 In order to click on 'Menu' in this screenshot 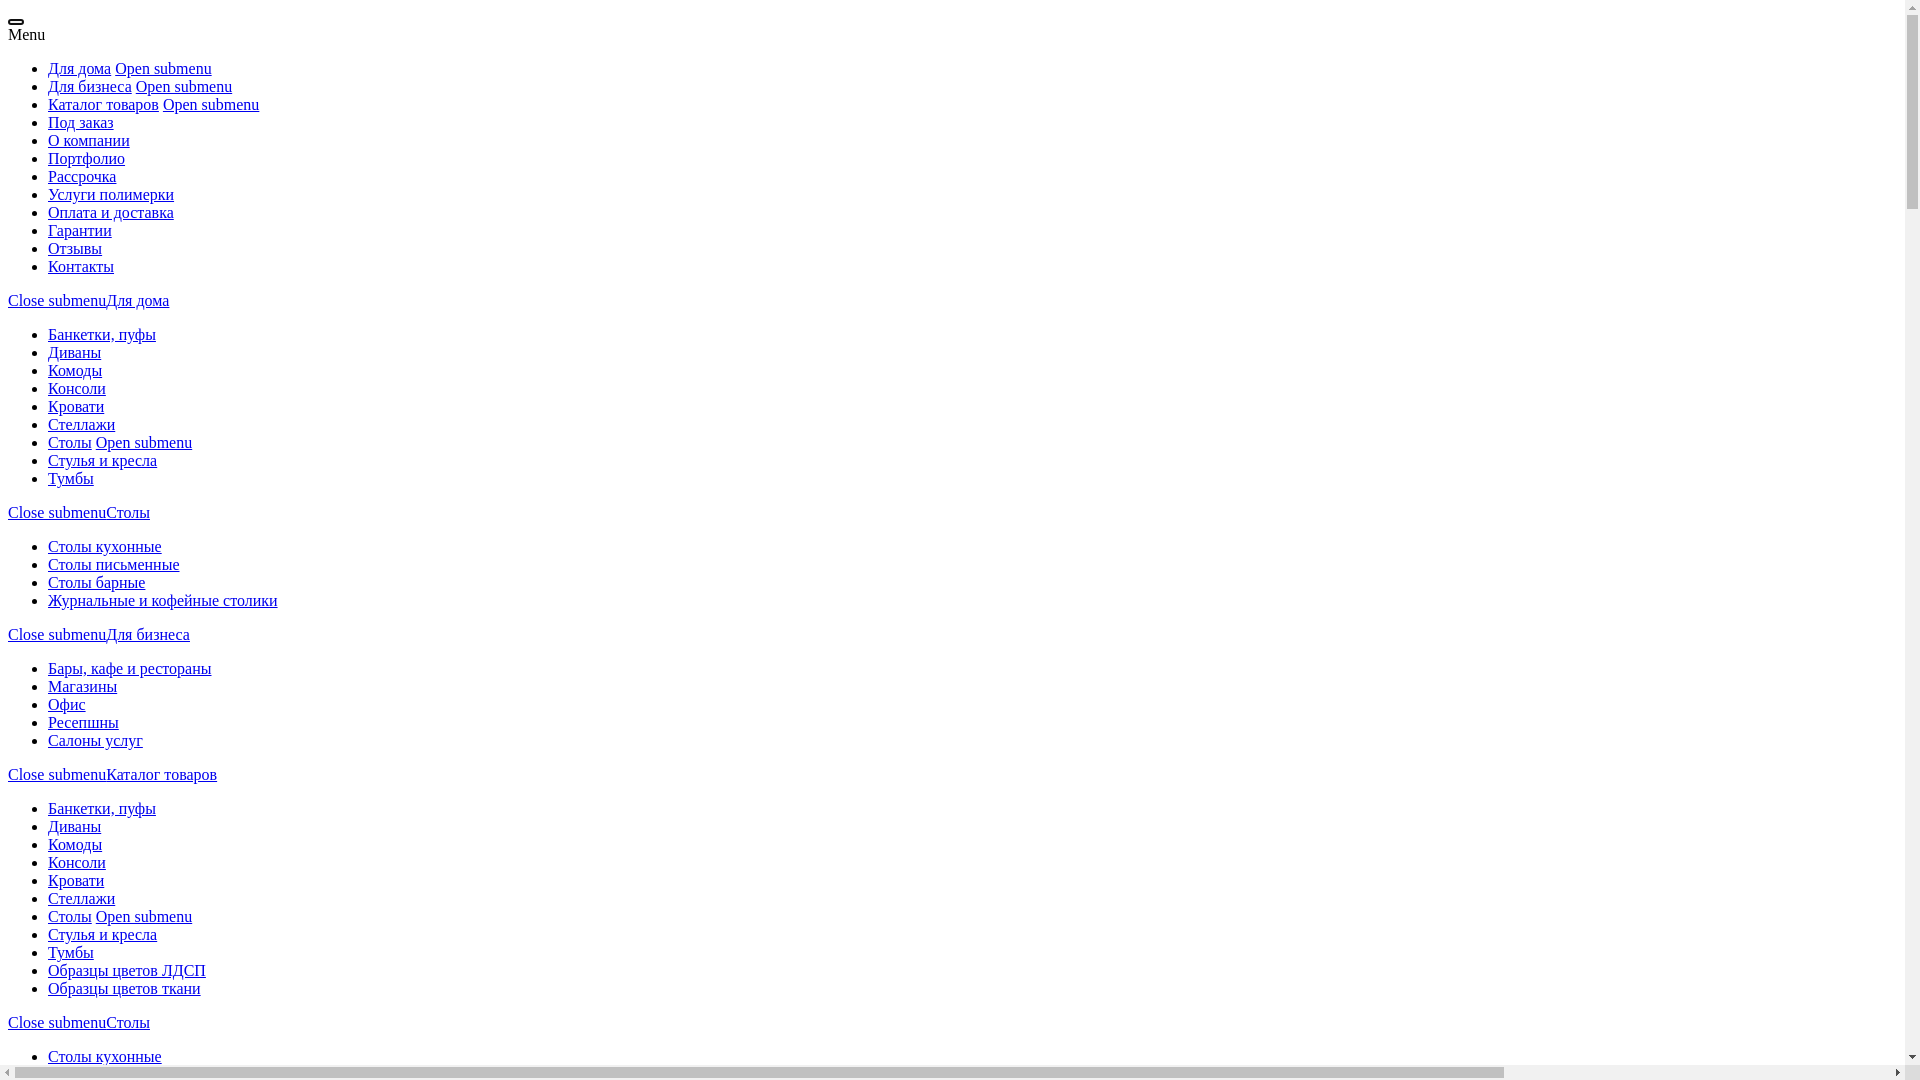, I will do `click(26, 34)`.